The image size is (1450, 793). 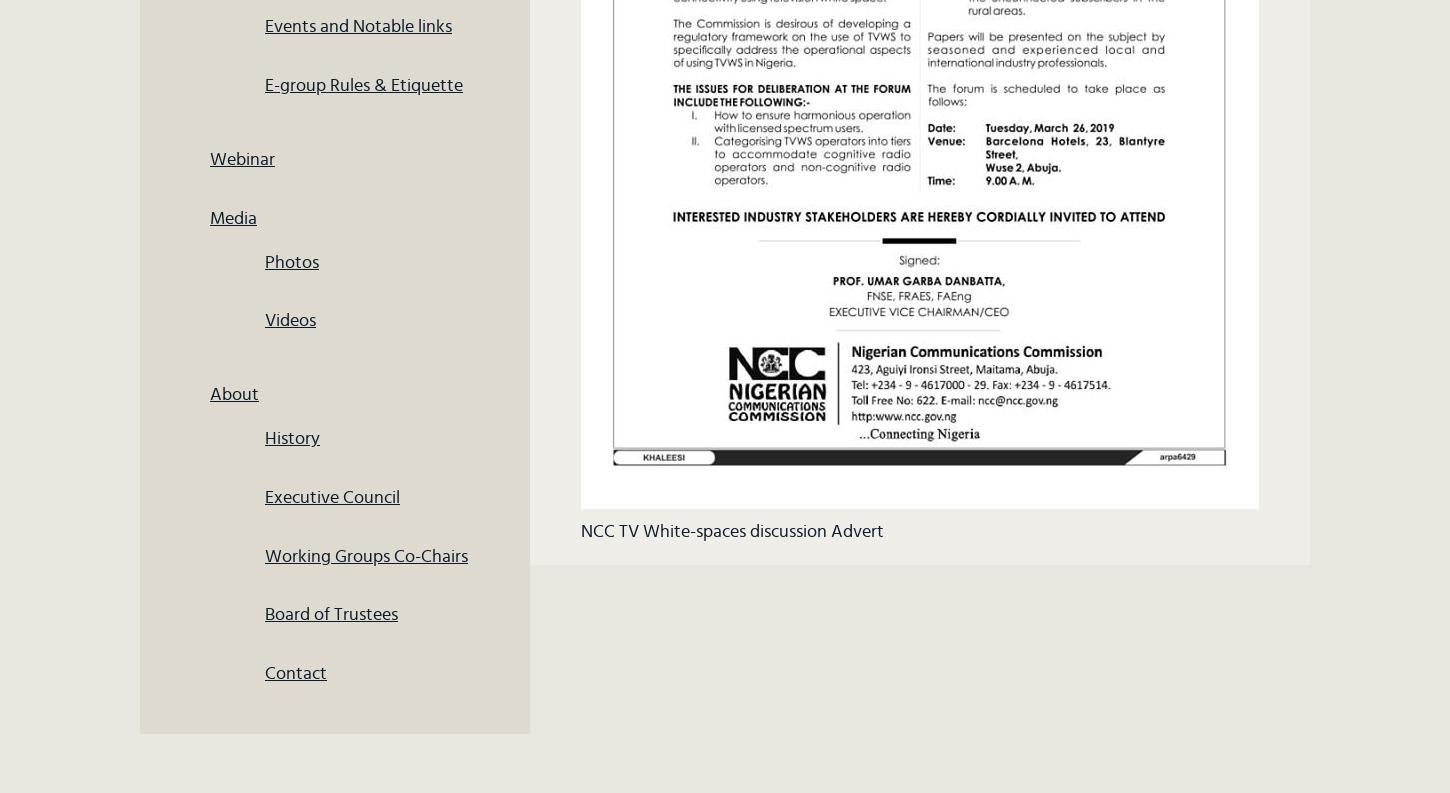 What do you see at coordinates (331, 614) in the screenshot?
I see `'Board of Trustees'` at bounding box center [331, 614].